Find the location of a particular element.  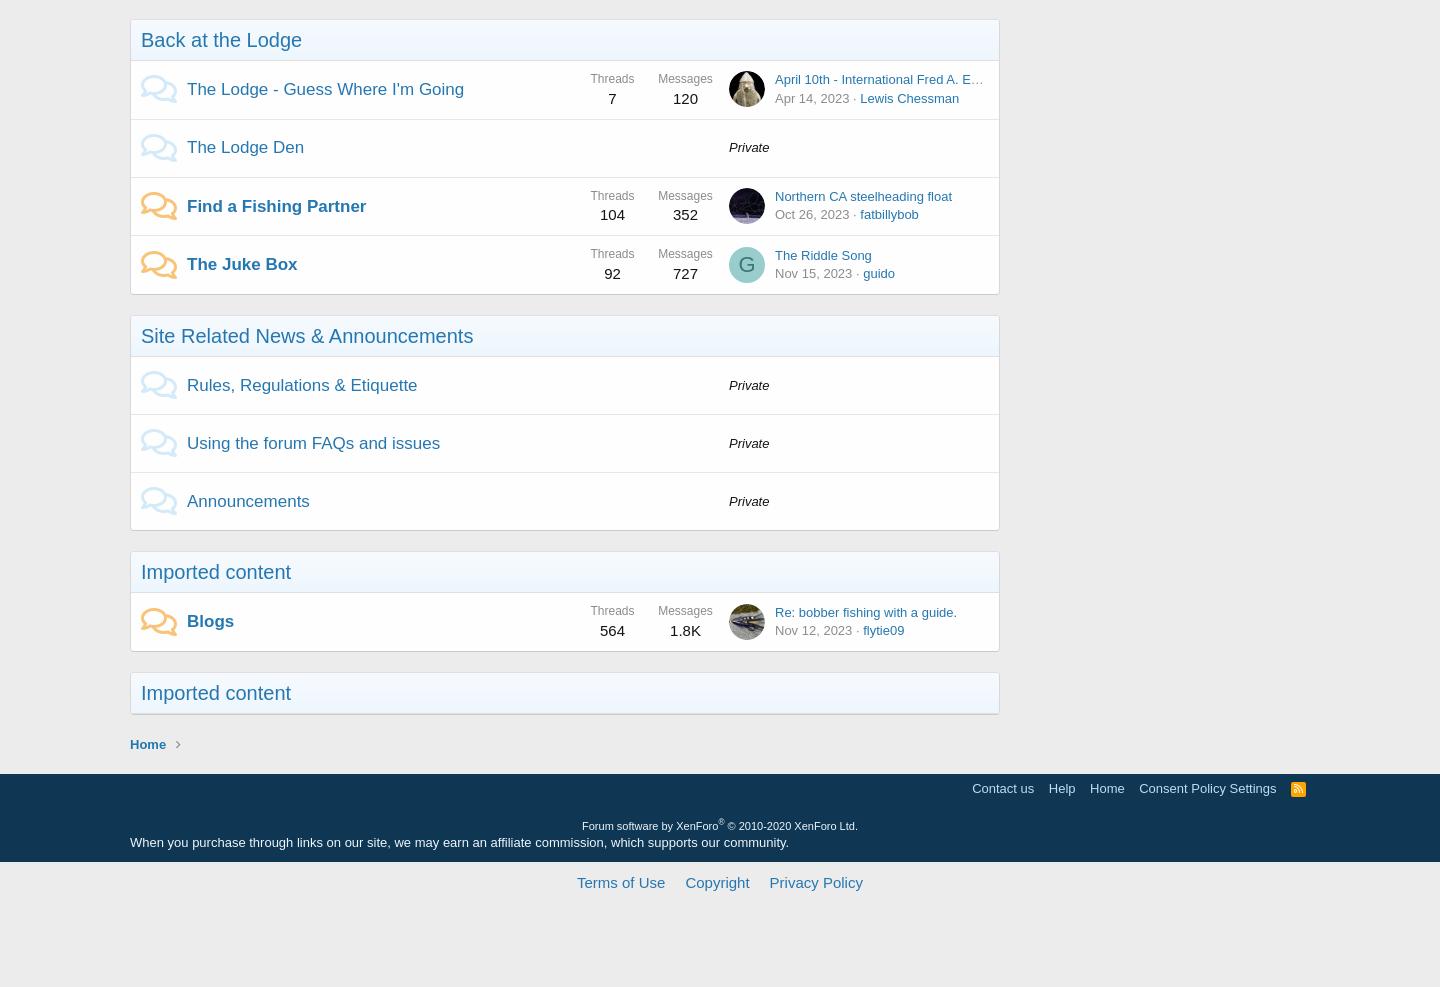

'The Lodge - Guess Where I'm Going' is located at coordinates (325, 88).